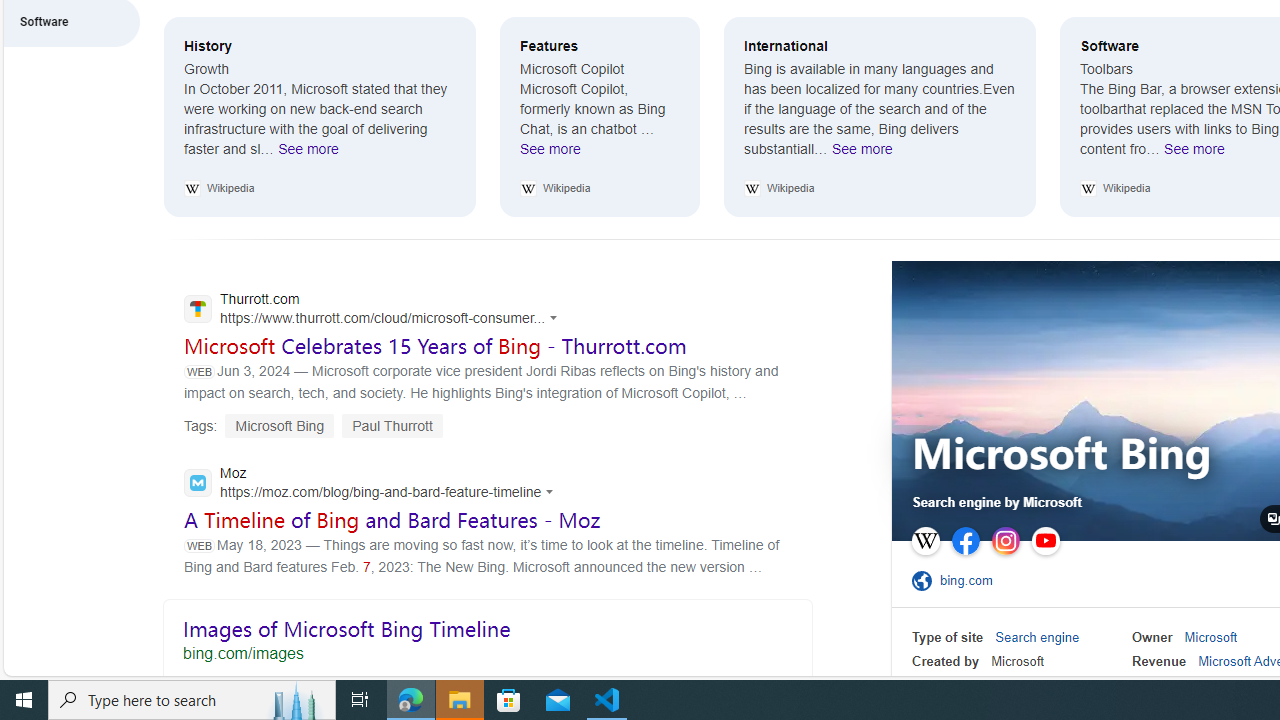 The width and height of the screenshot is (1280, 720). I want to click on 'See more International', so click(862, 153).